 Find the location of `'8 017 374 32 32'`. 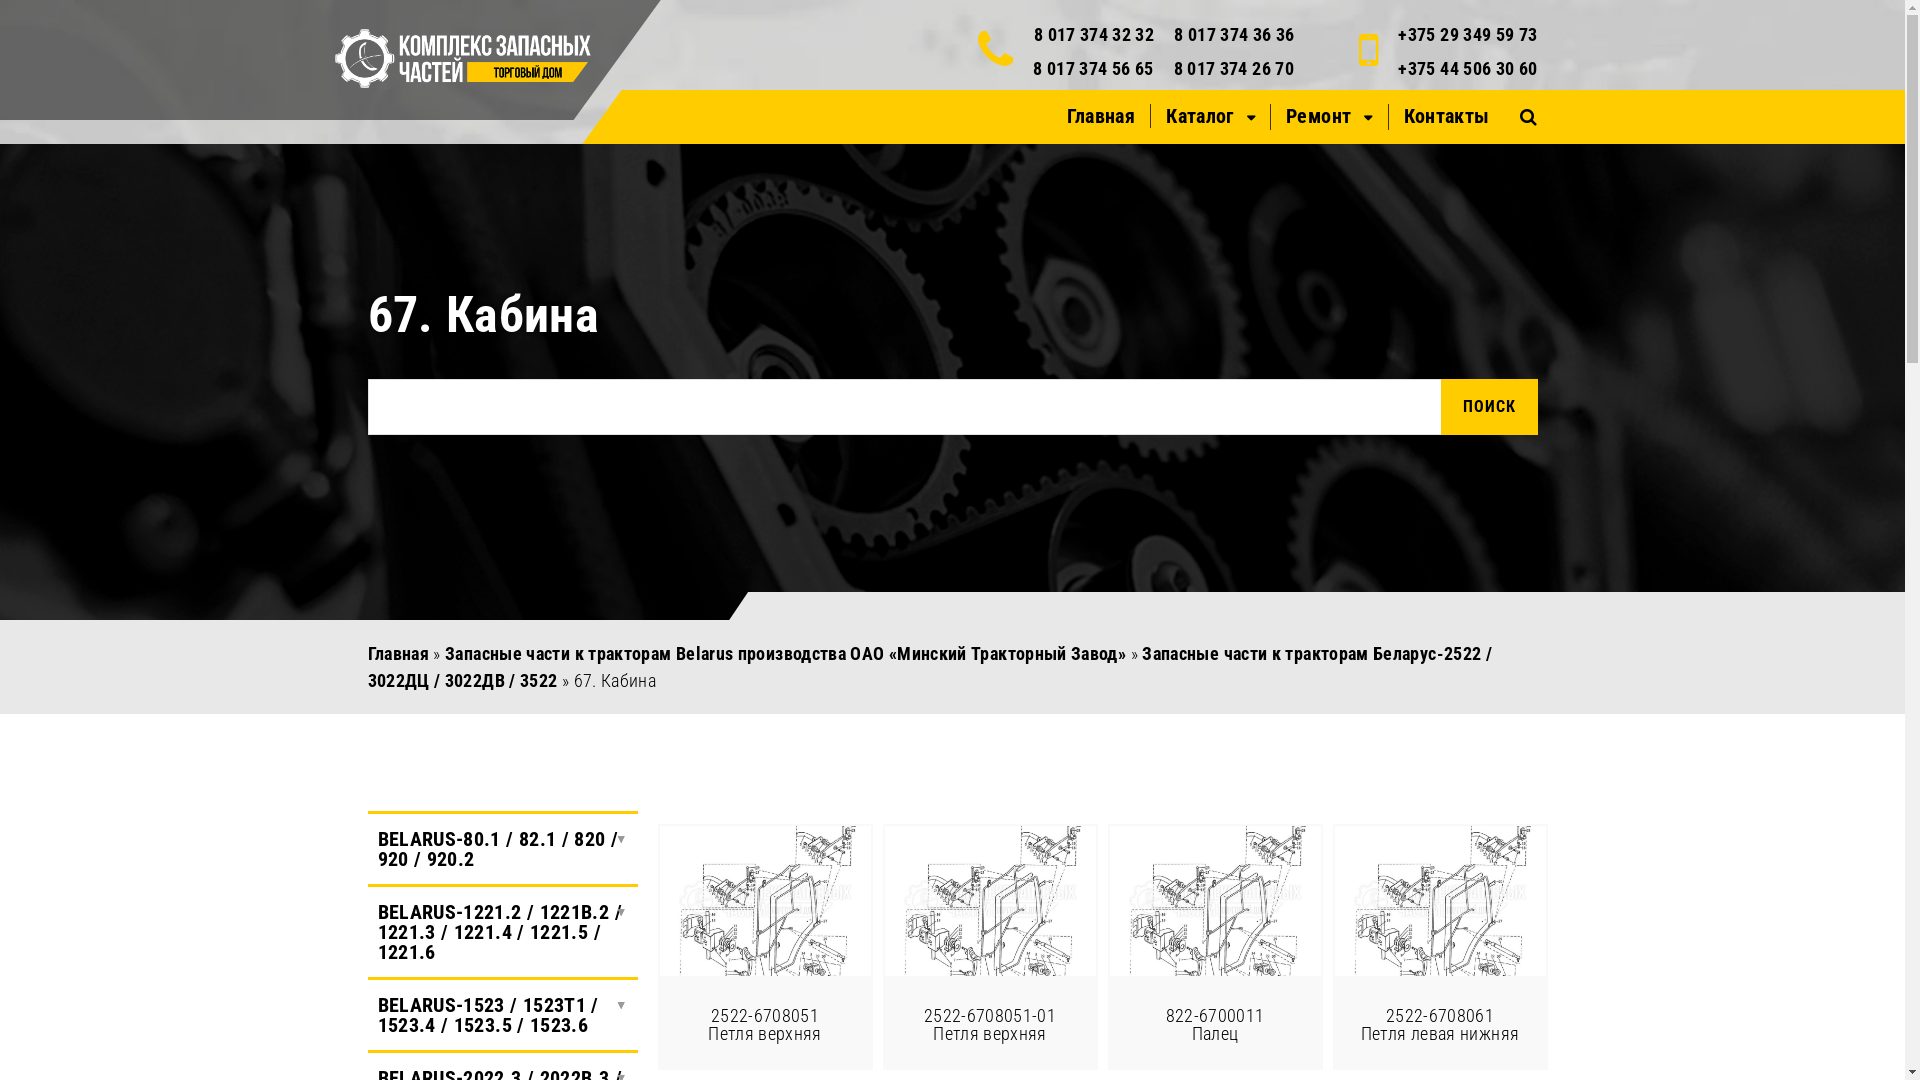

'8 017 374 32 32' is located at coordinates (1033, 34).